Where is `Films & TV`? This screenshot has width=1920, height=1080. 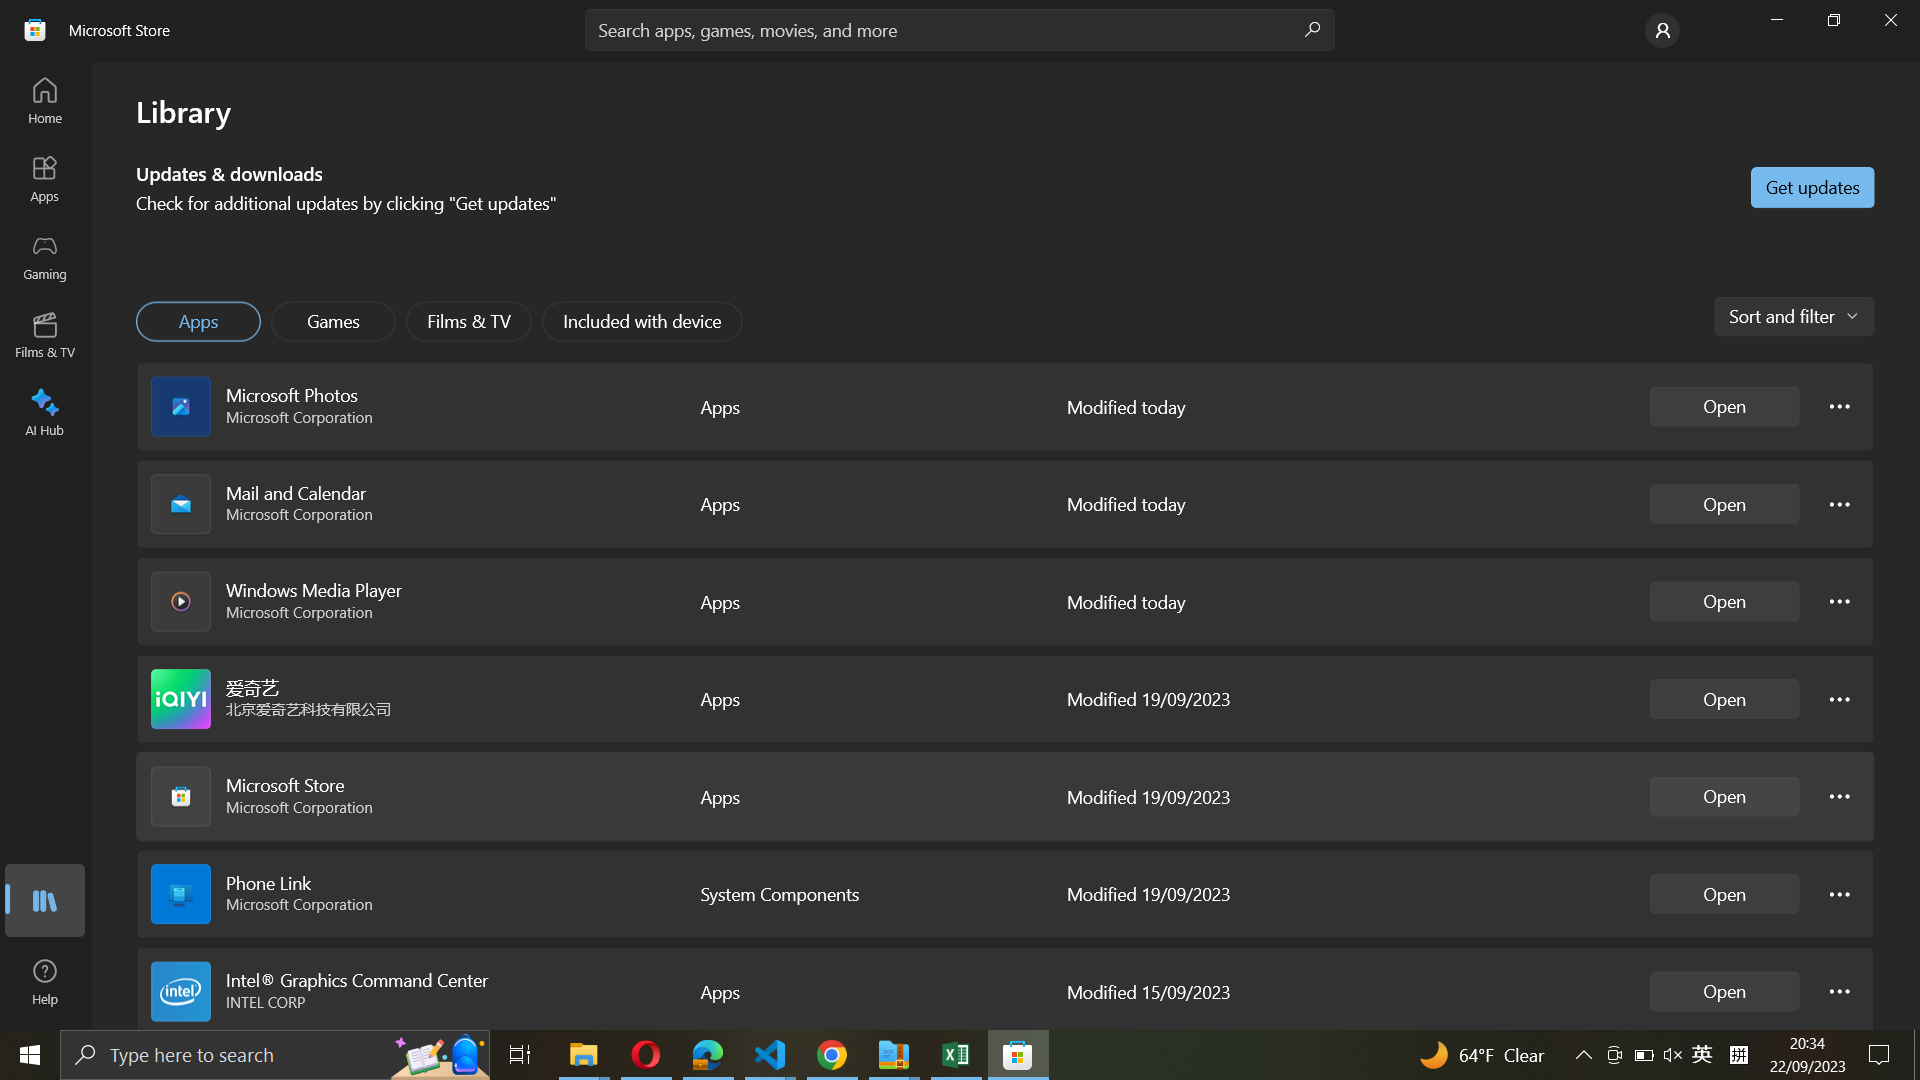
Films & TV is located at coordinates (468, 321).